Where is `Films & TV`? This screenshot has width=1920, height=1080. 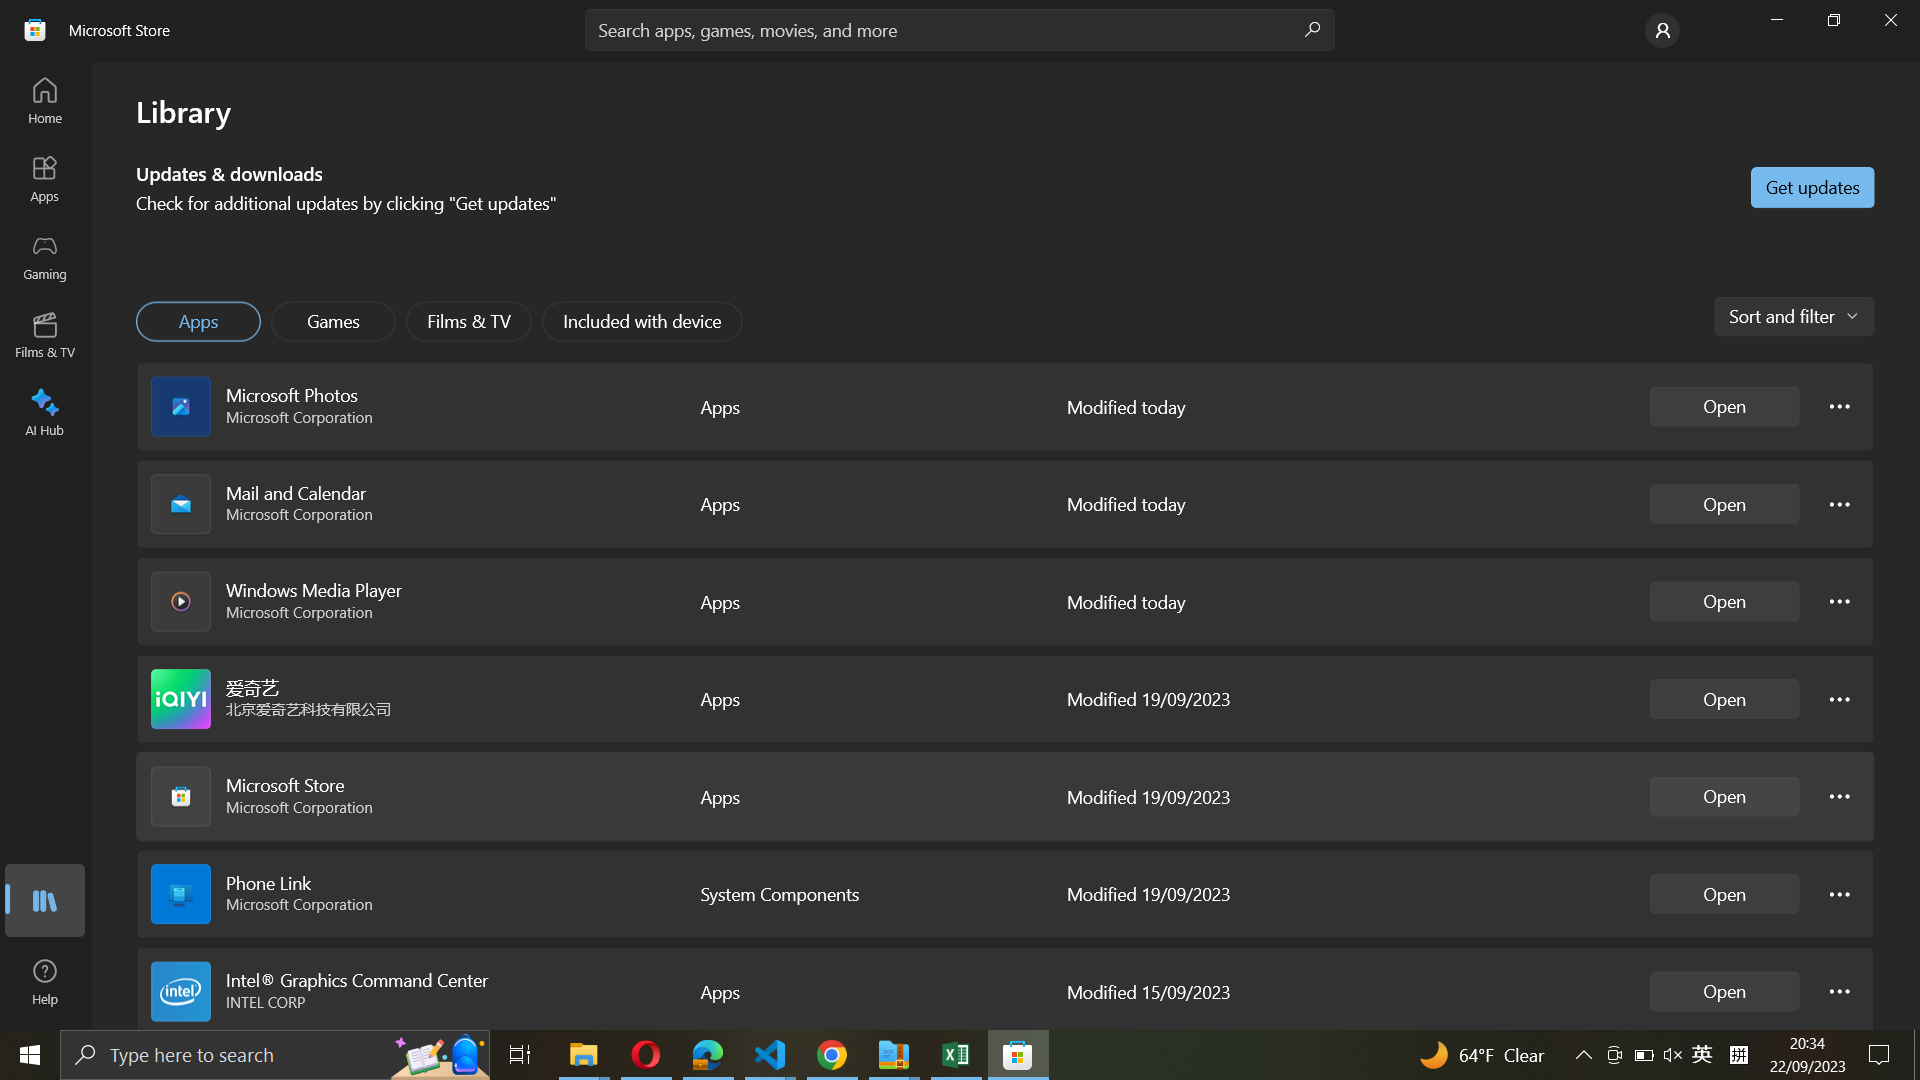
Films & TV is located at coordinates (468, 321).